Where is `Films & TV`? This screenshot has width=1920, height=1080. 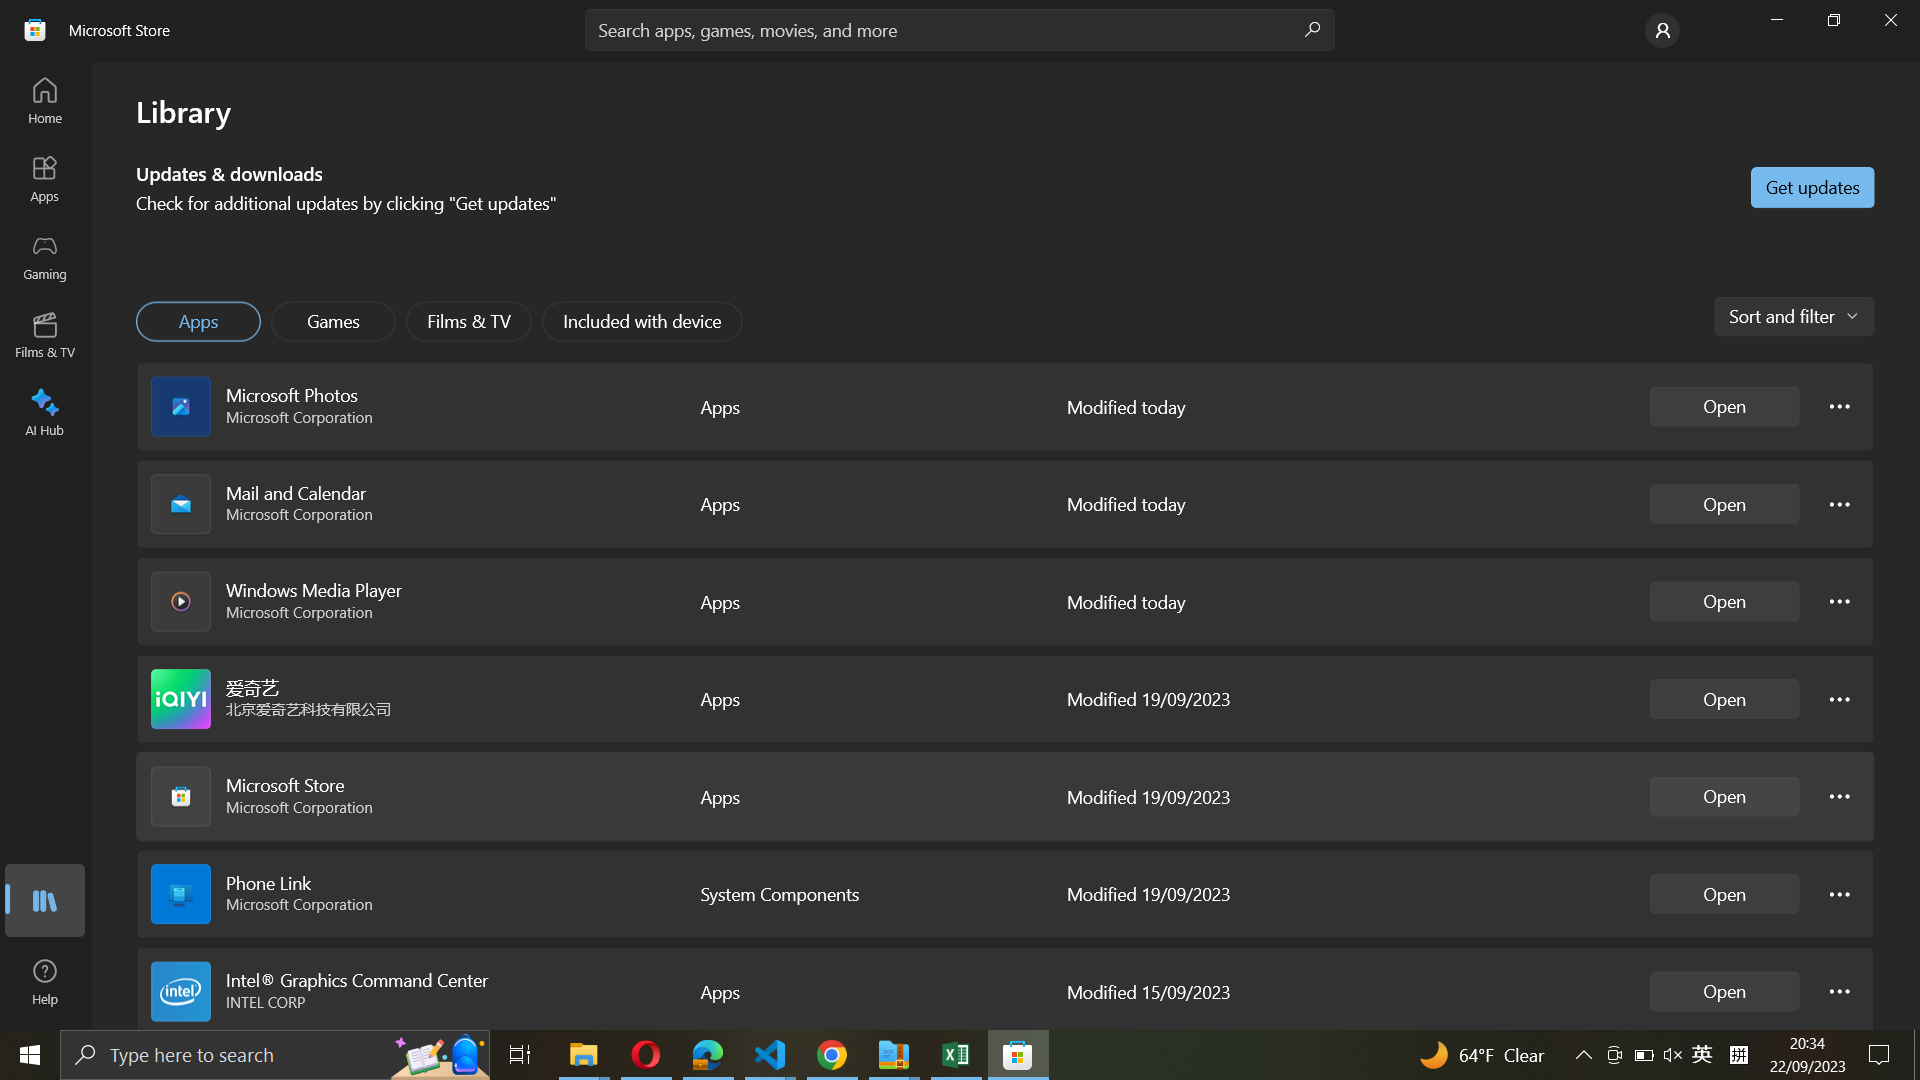
Films & TV is located at coordinates (468, 321).